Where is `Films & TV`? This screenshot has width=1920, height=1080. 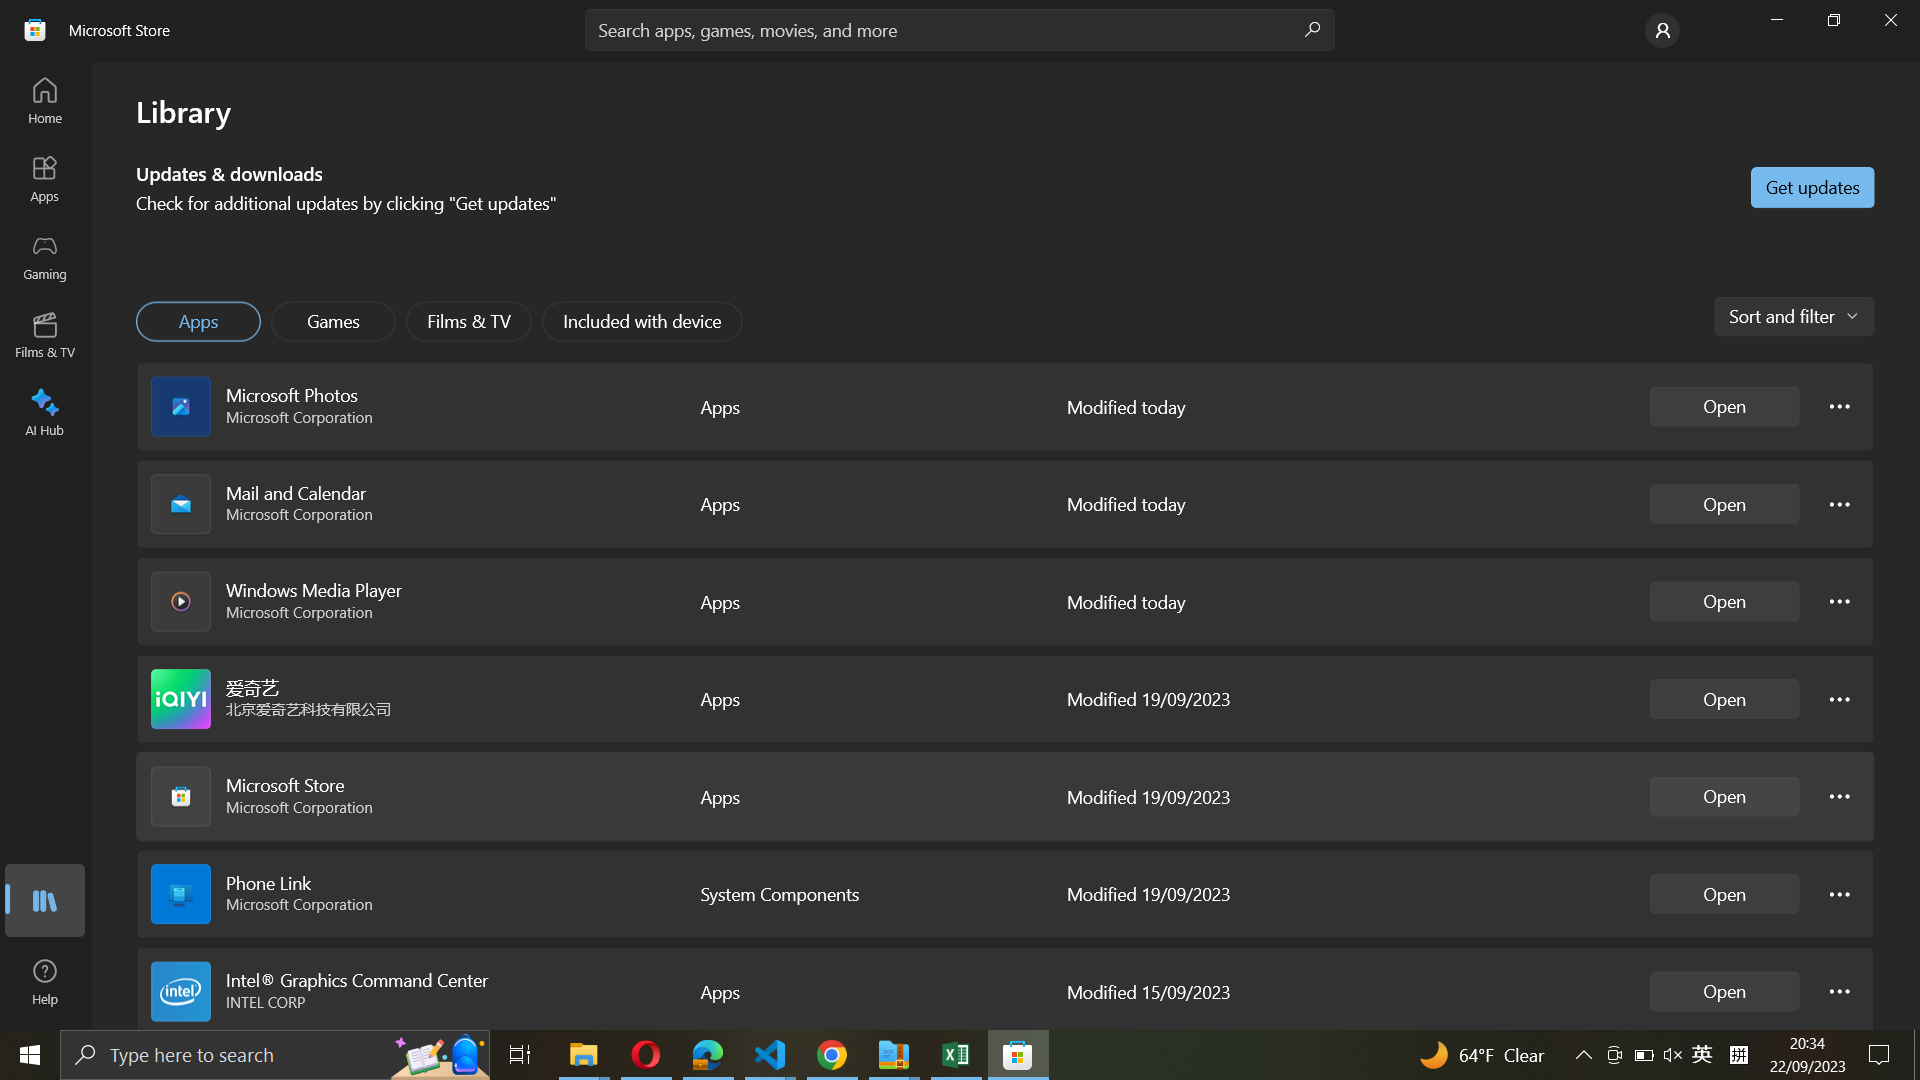
Films & TV is located at coordinates (468, 321).